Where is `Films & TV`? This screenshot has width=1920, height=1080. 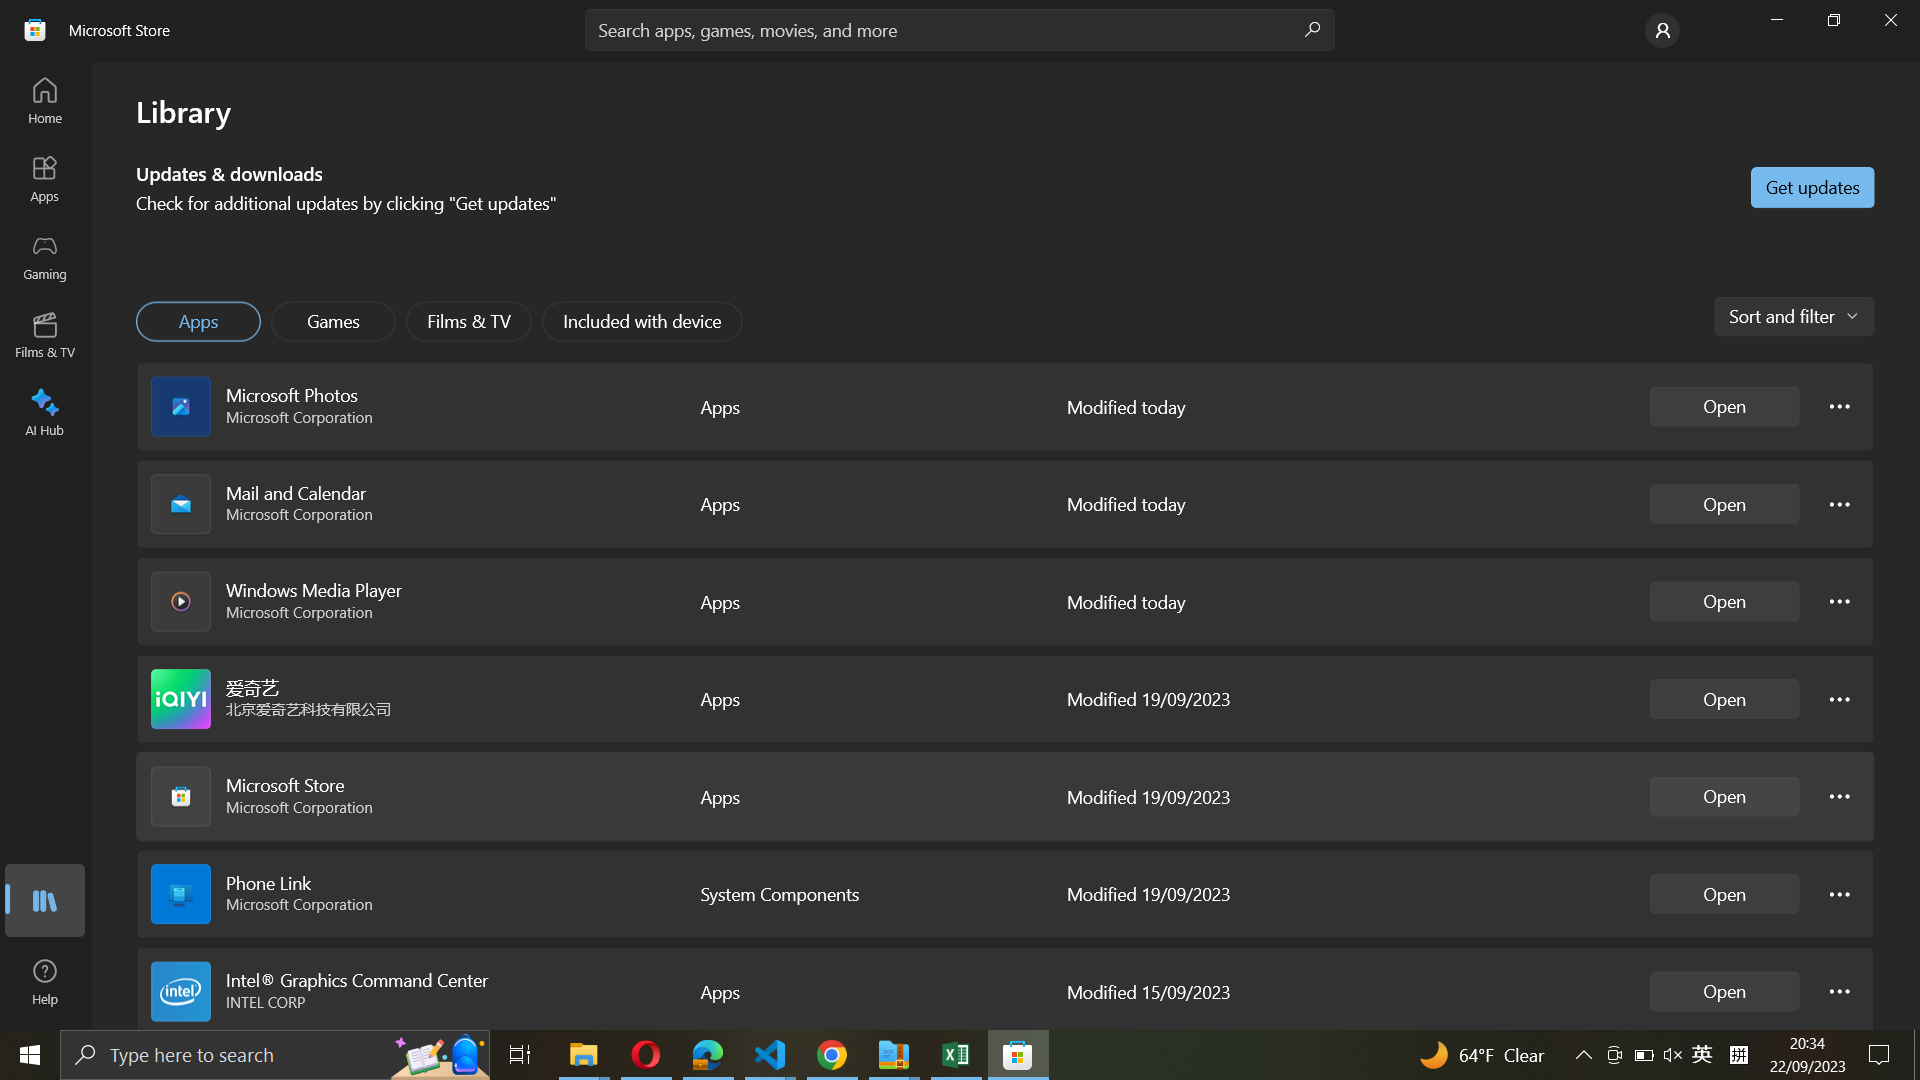
Films & TV is located at coordinates (468, 321).